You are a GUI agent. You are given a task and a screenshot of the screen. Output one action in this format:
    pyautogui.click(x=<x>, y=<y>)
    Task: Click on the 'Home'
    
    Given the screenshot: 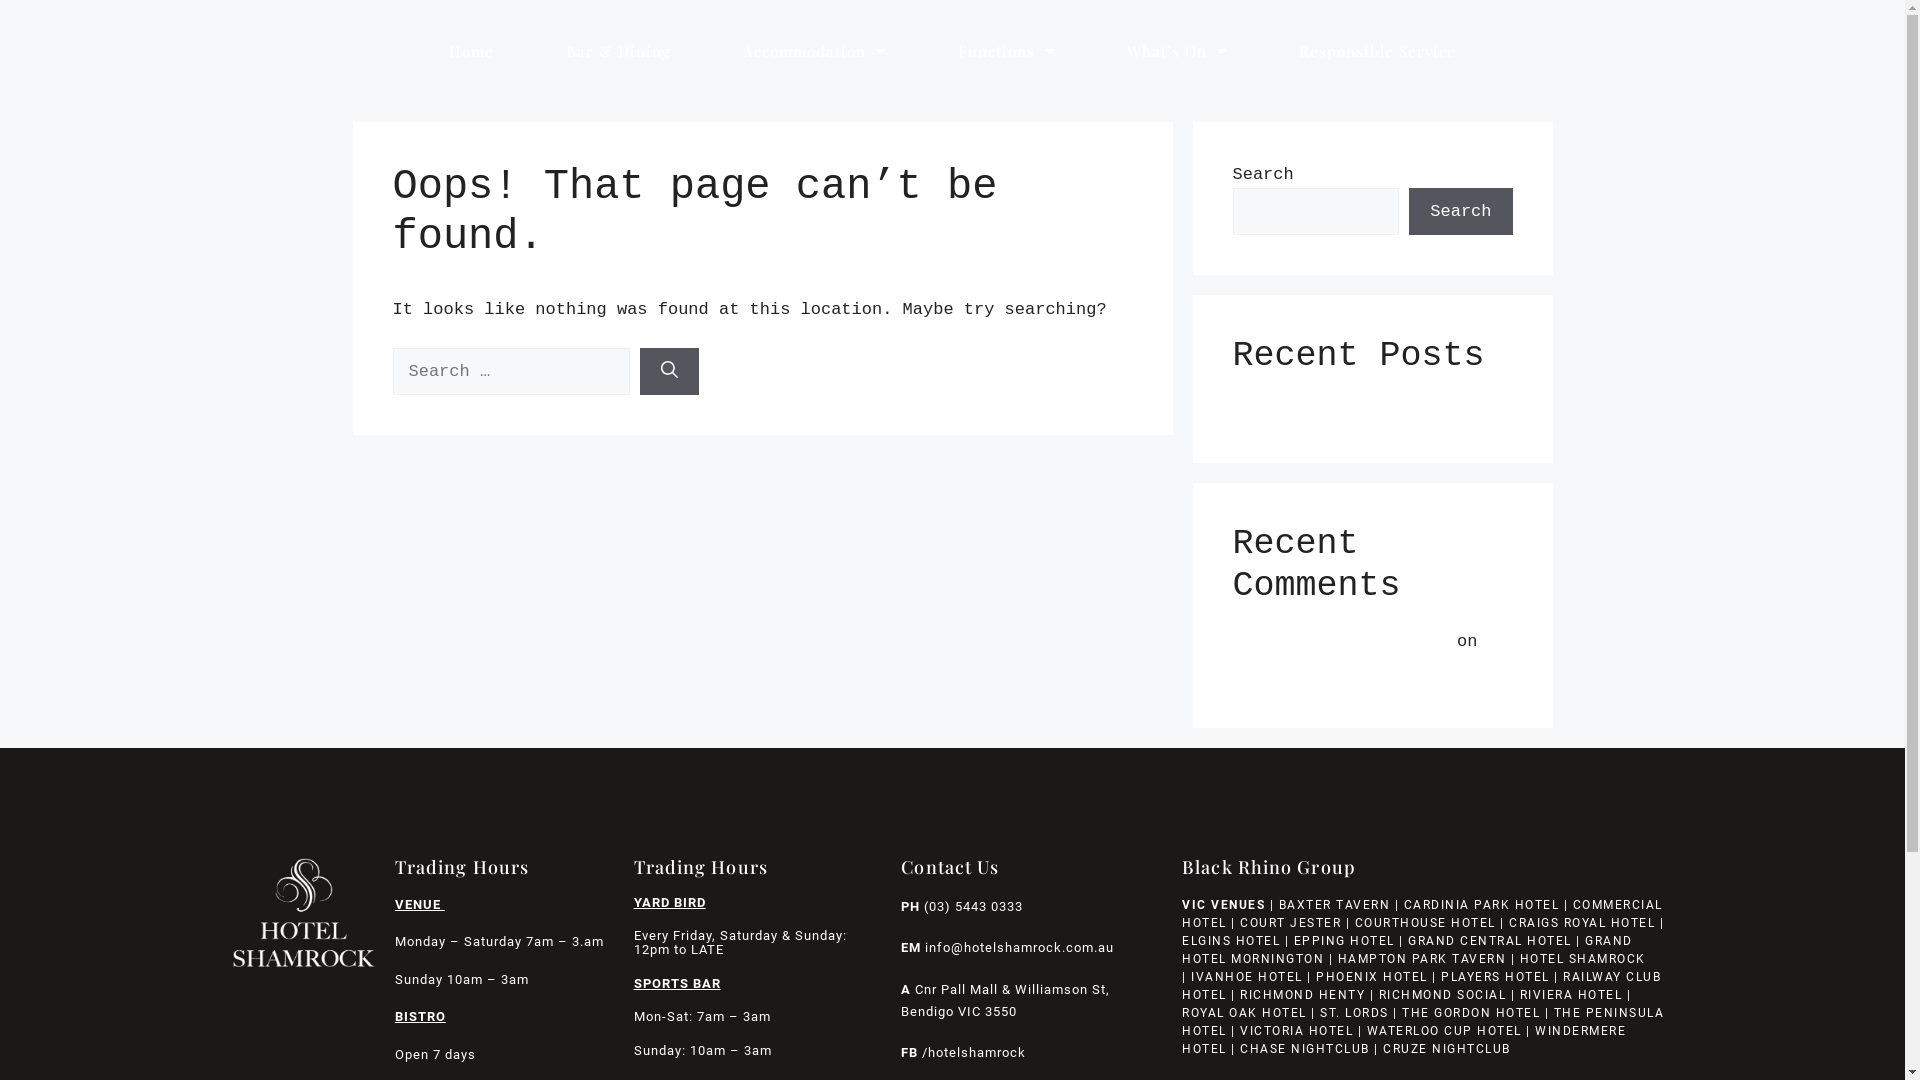 What is the action you would take?
    pyautogui.click(x=470, y=49)
    